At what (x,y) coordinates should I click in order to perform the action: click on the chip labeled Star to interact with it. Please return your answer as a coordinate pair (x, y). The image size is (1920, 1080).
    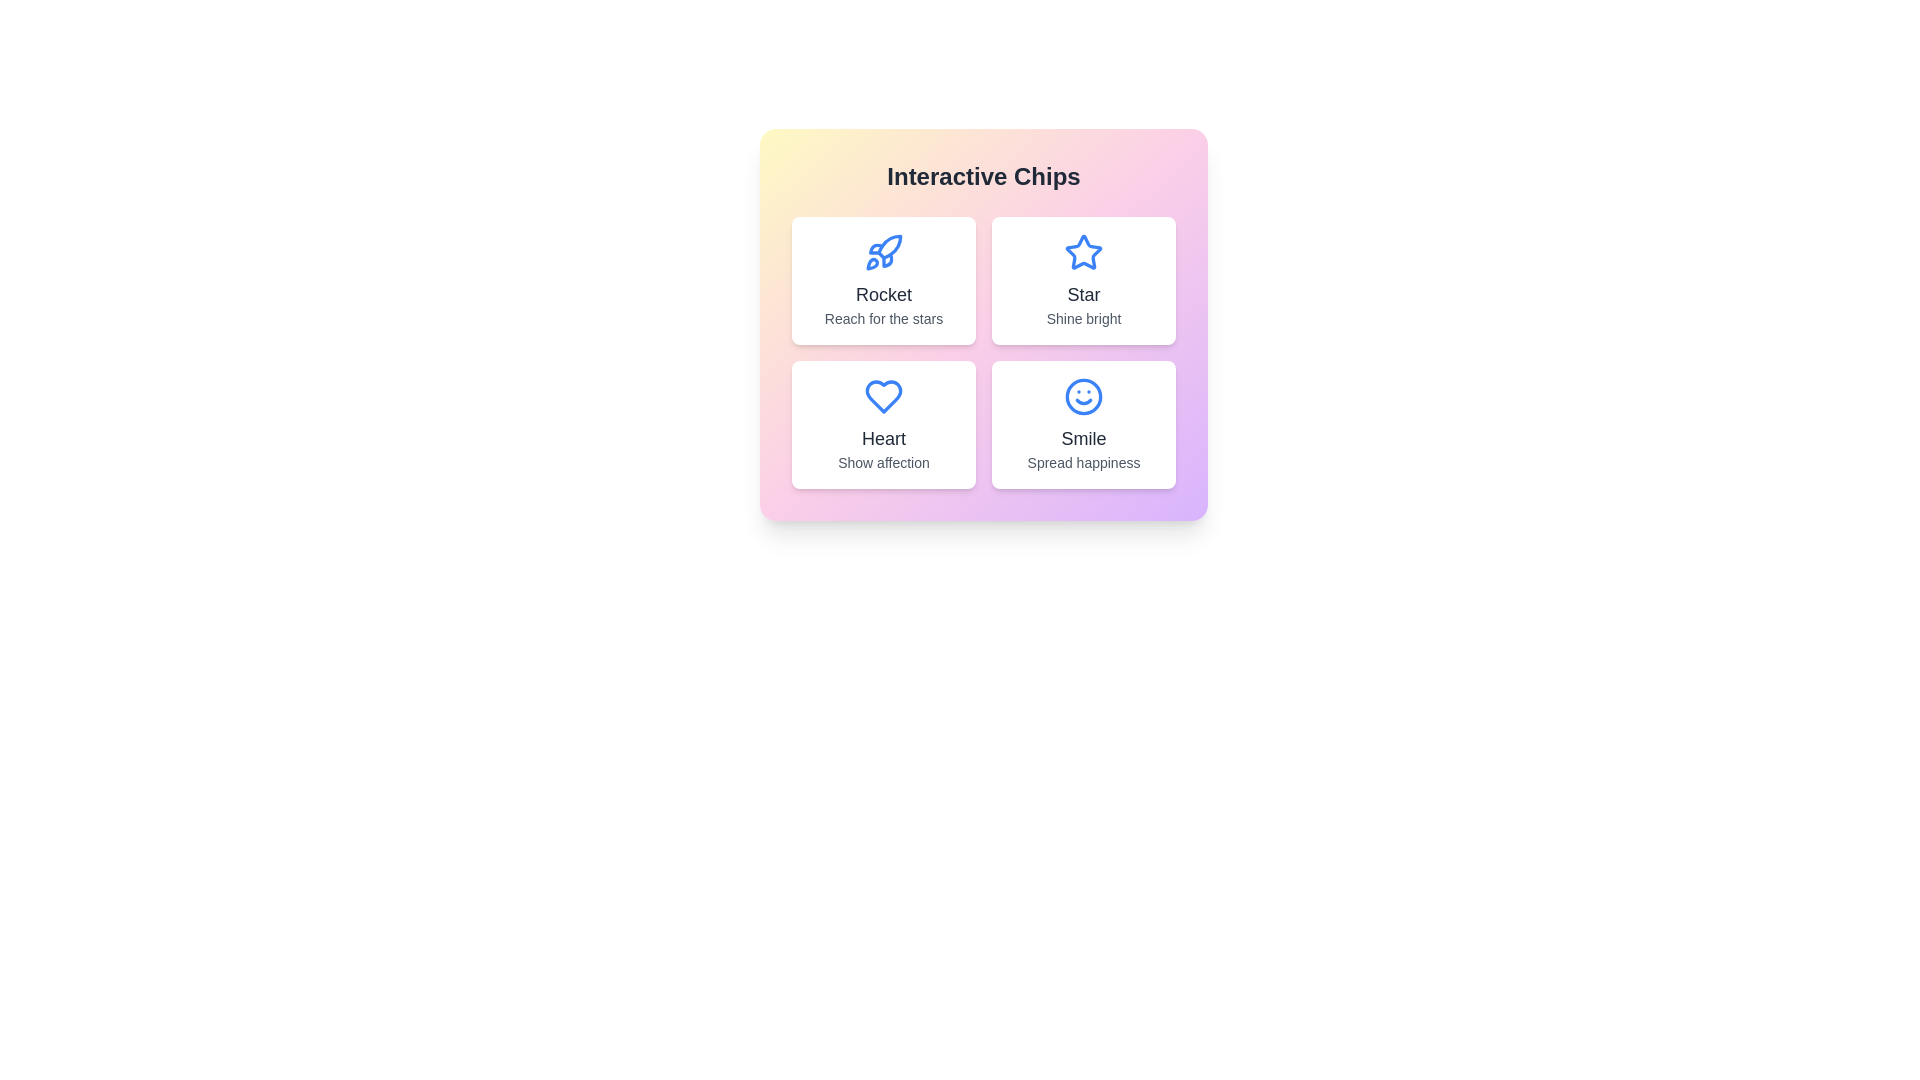
    Looking at the image, I should click on (1083, 281).